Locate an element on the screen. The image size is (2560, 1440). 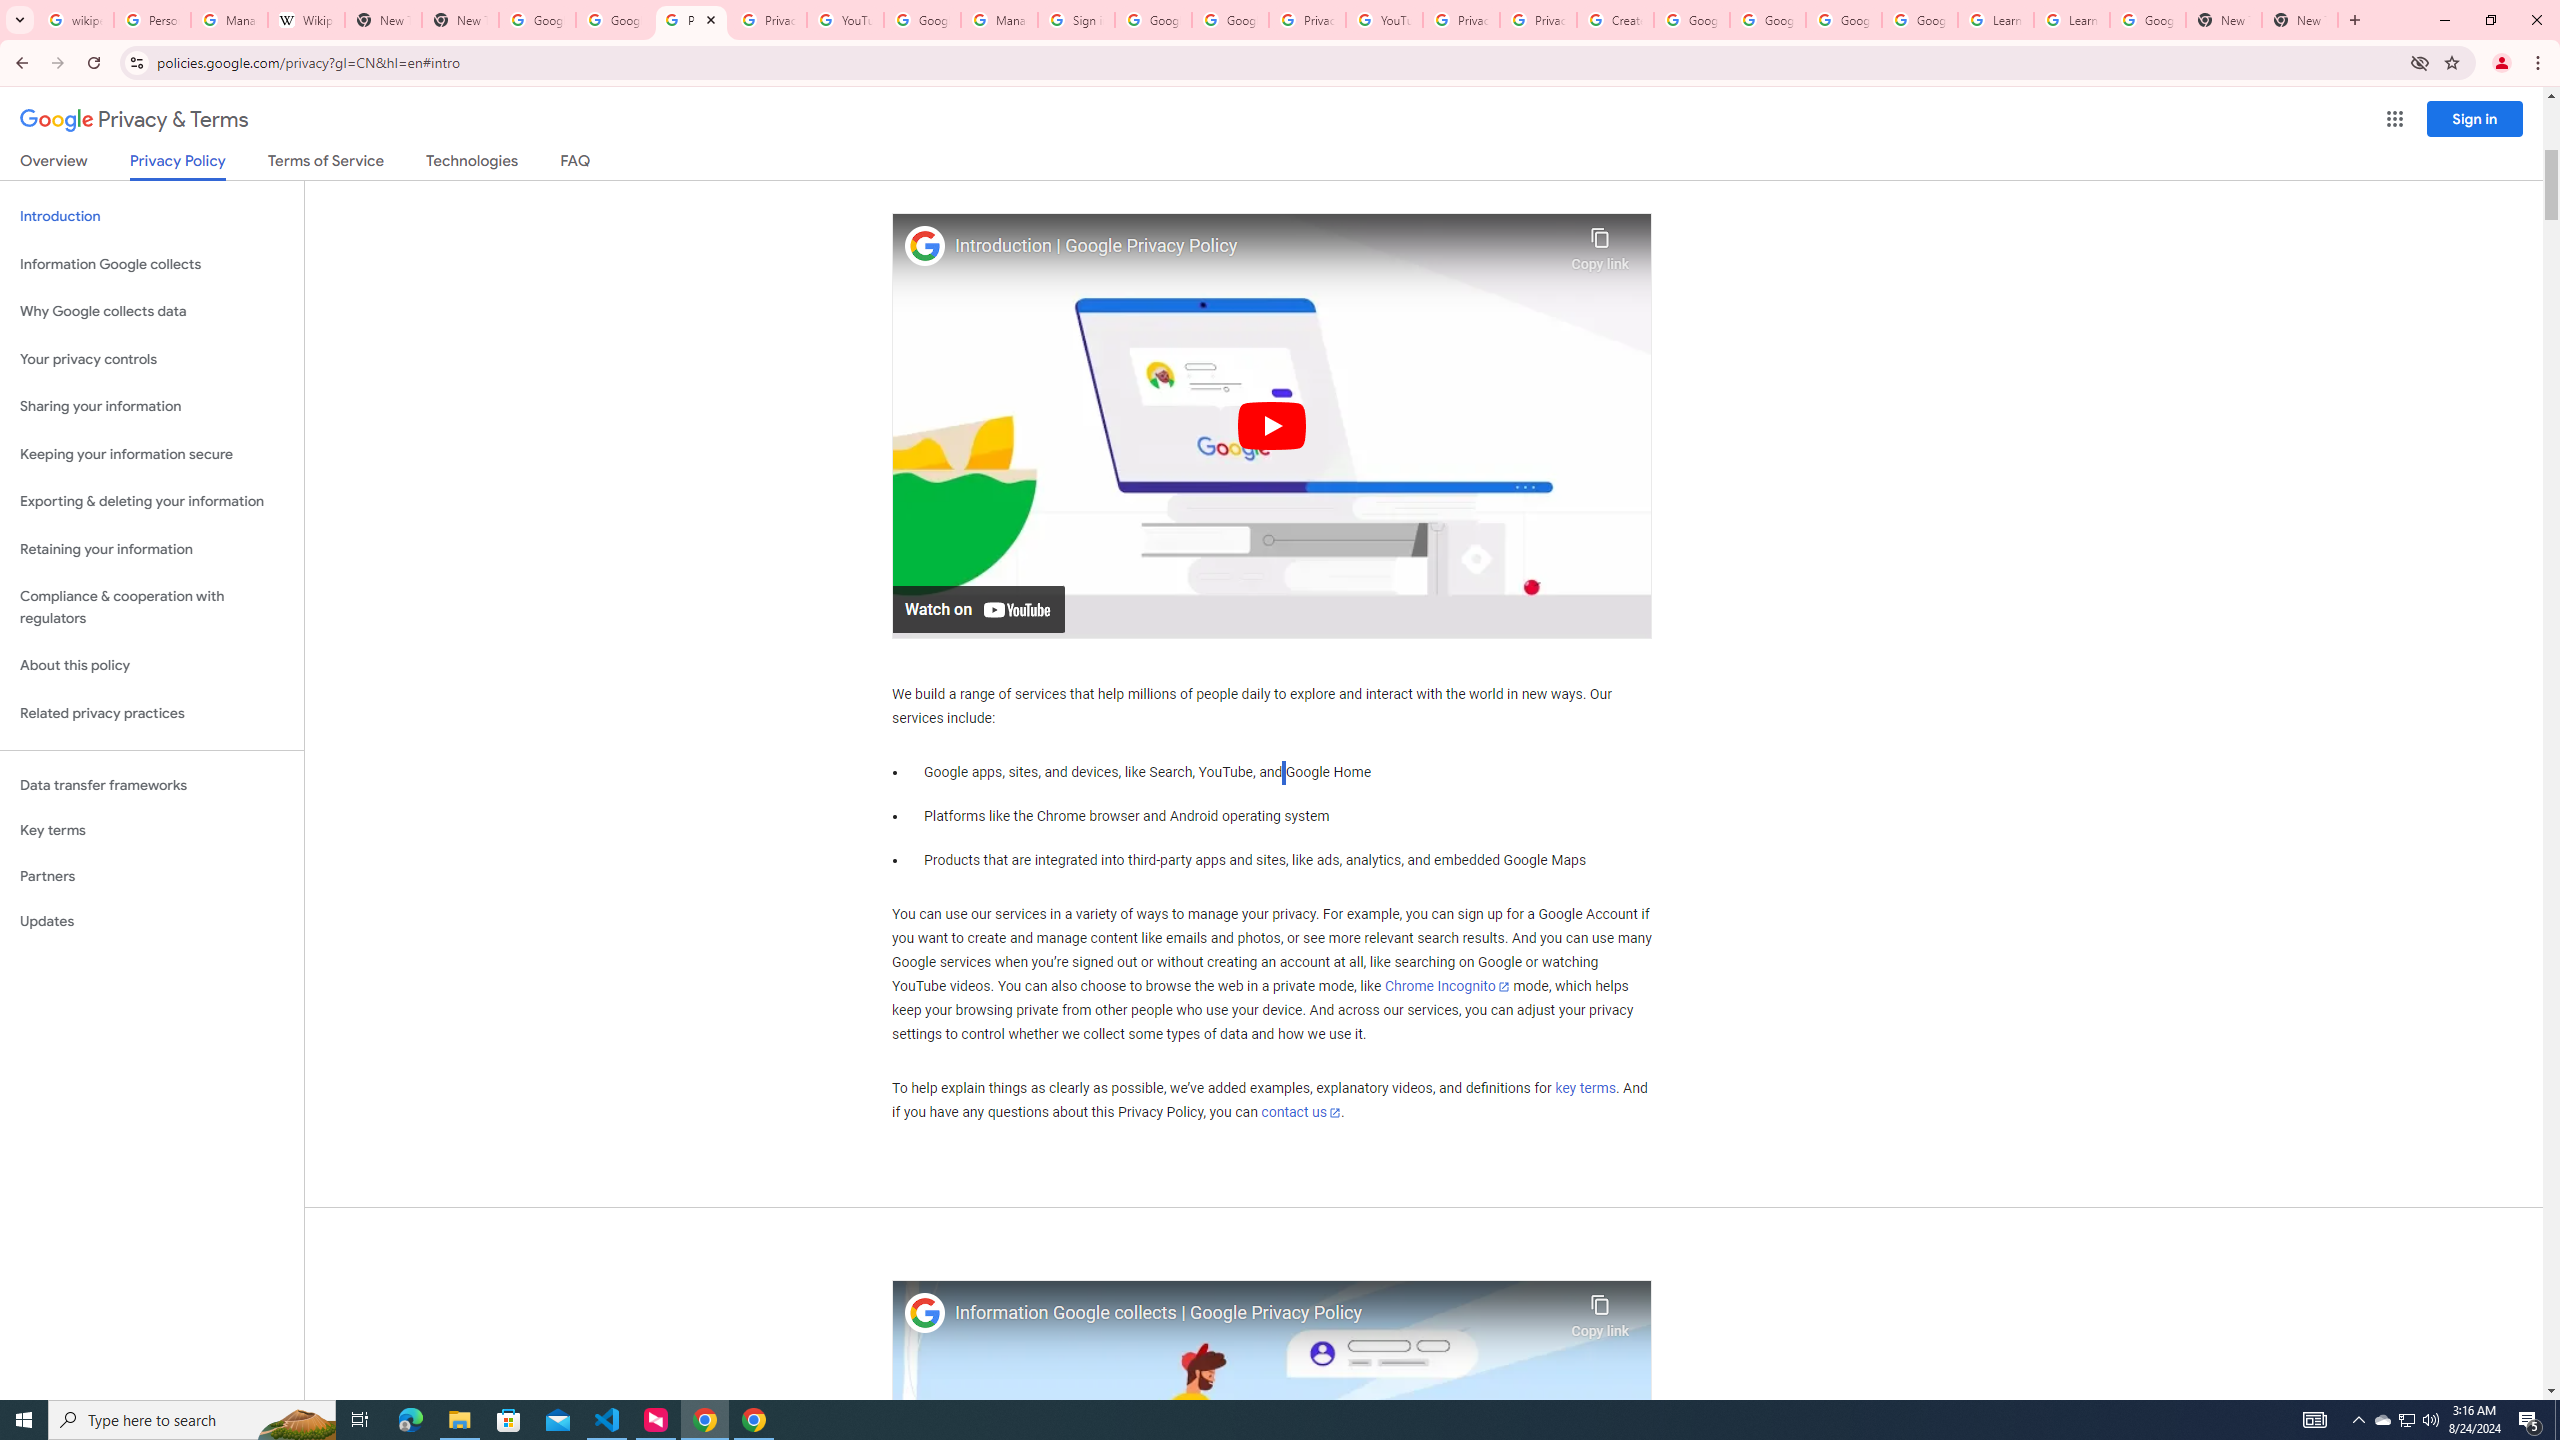
'Exporting & deleting your information' is located at coordinates (151, 501).